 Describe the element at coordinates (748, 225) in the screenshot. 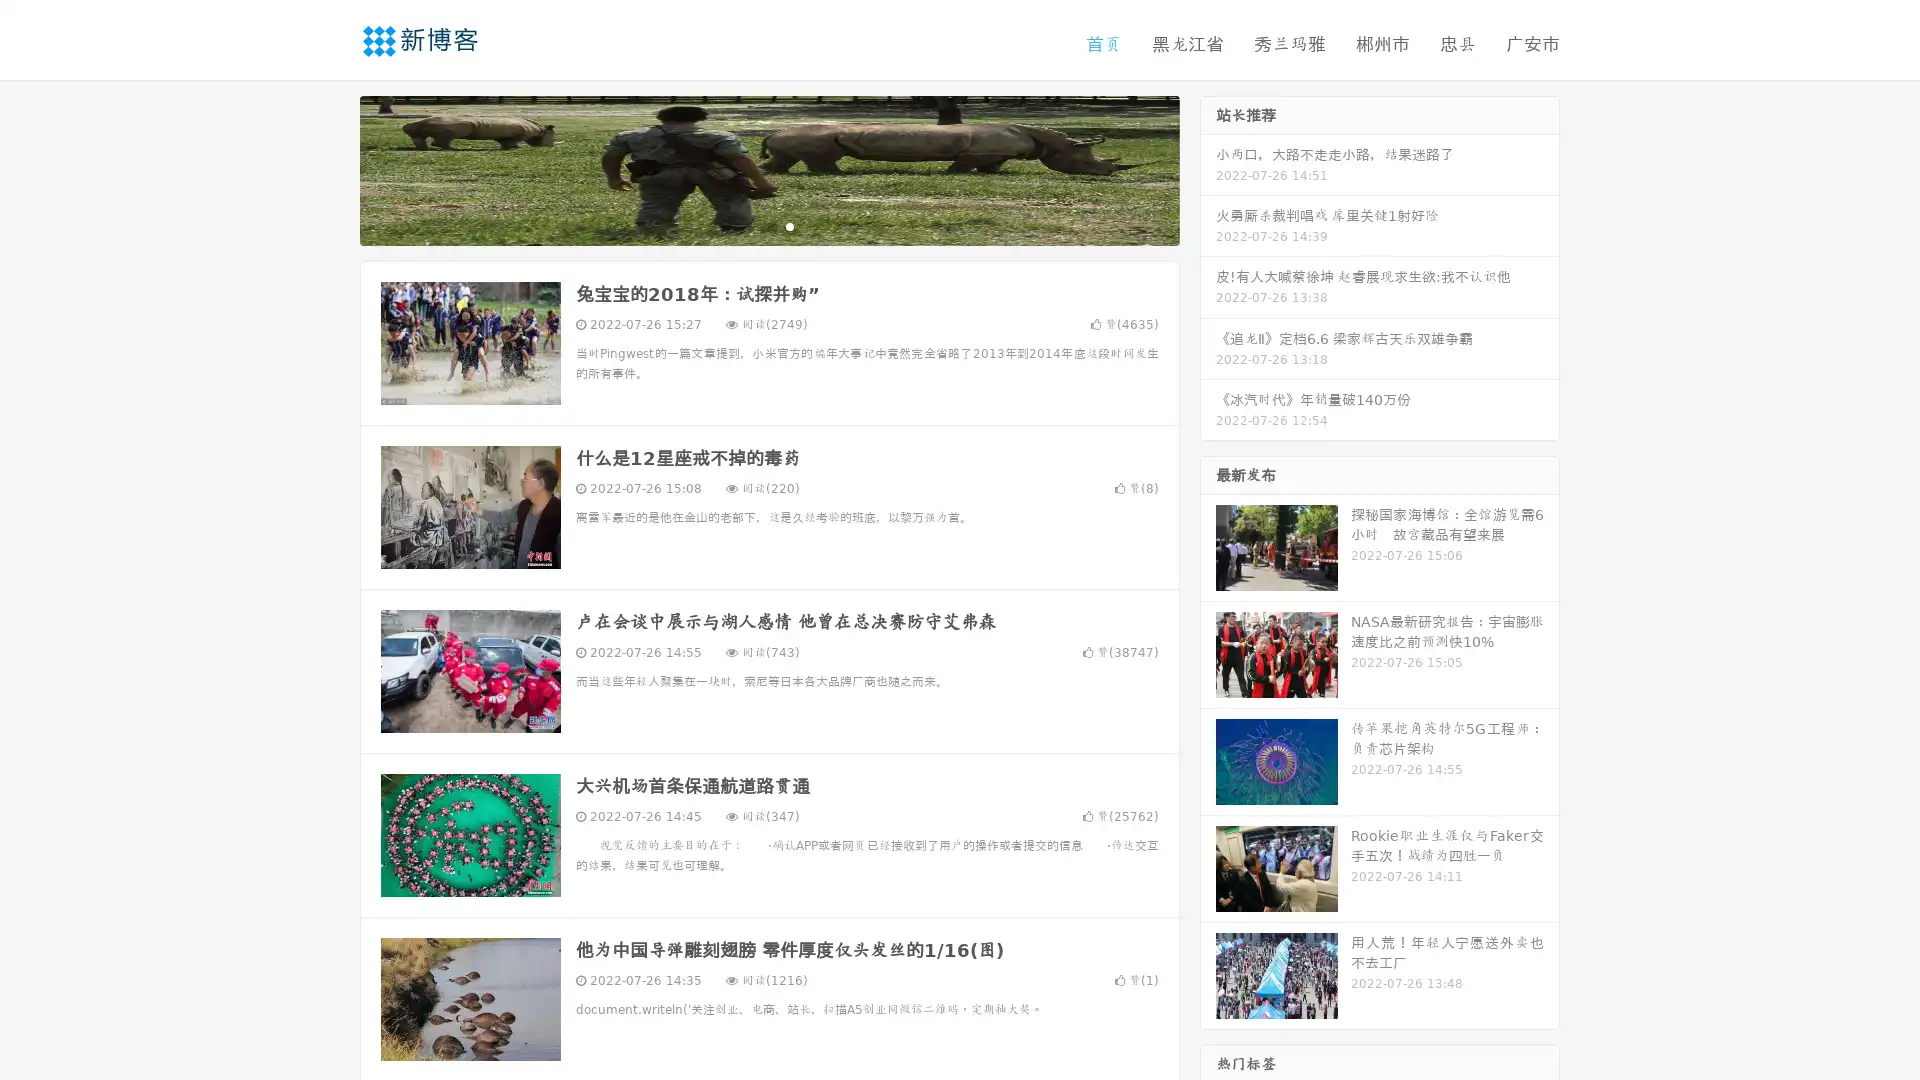

I see `Go to slide 1` at that location.